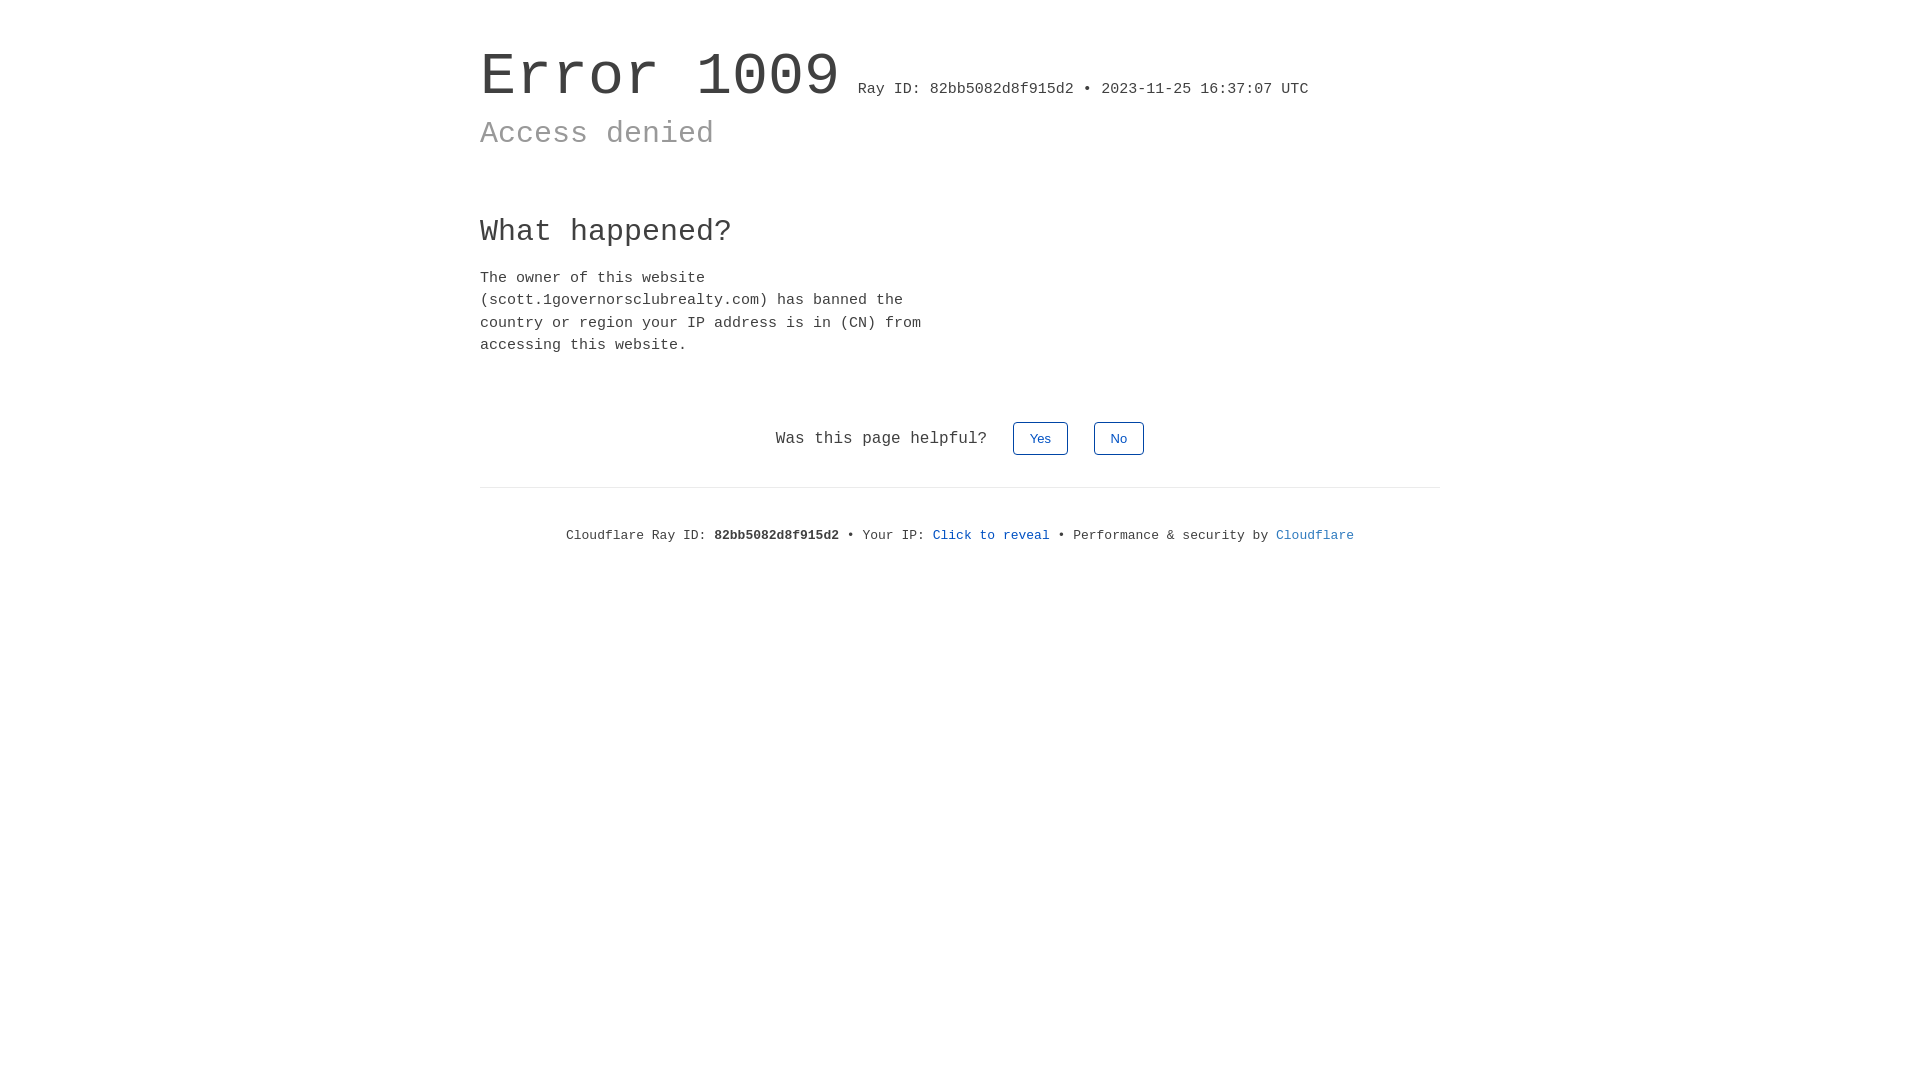 The image size is (1920, 1080). I want to click on 'Yes', so click(1040, 437).